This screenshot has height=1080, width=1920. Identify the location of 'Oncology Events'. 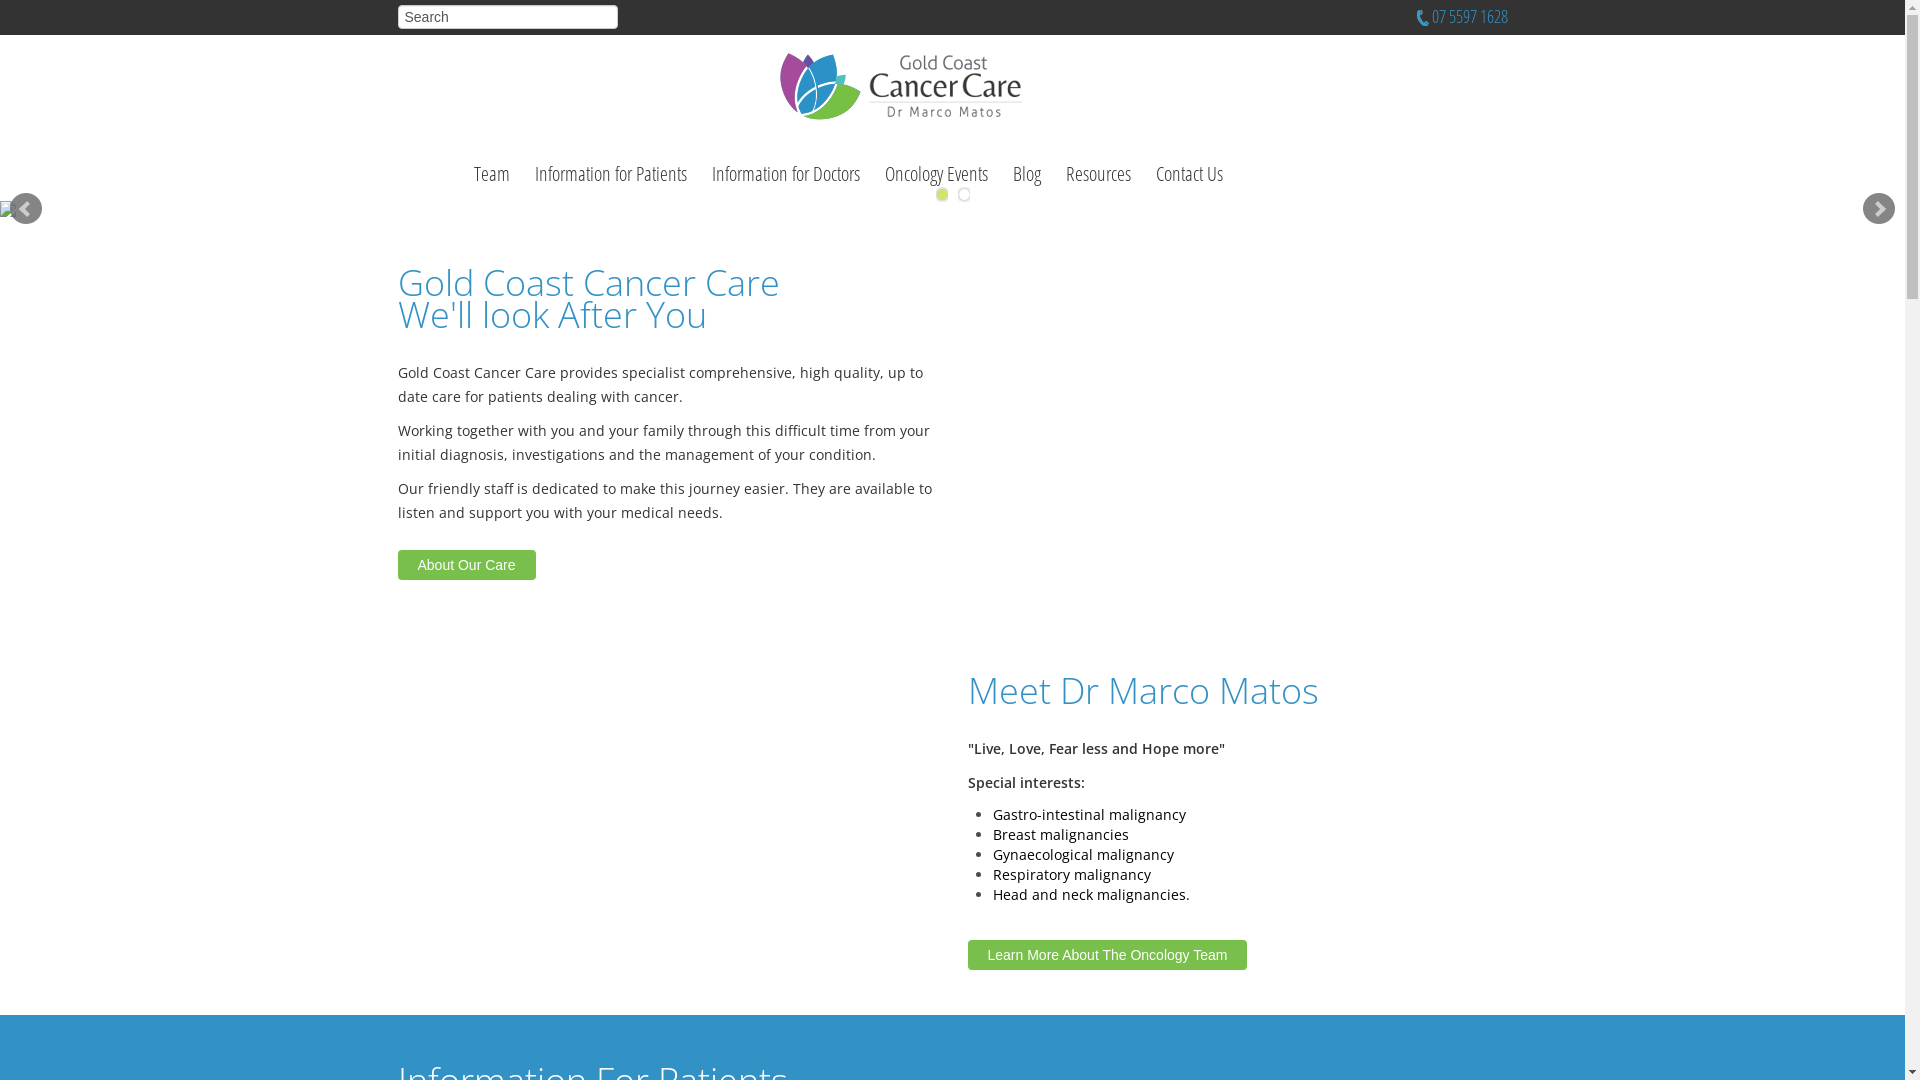
(934, 172).